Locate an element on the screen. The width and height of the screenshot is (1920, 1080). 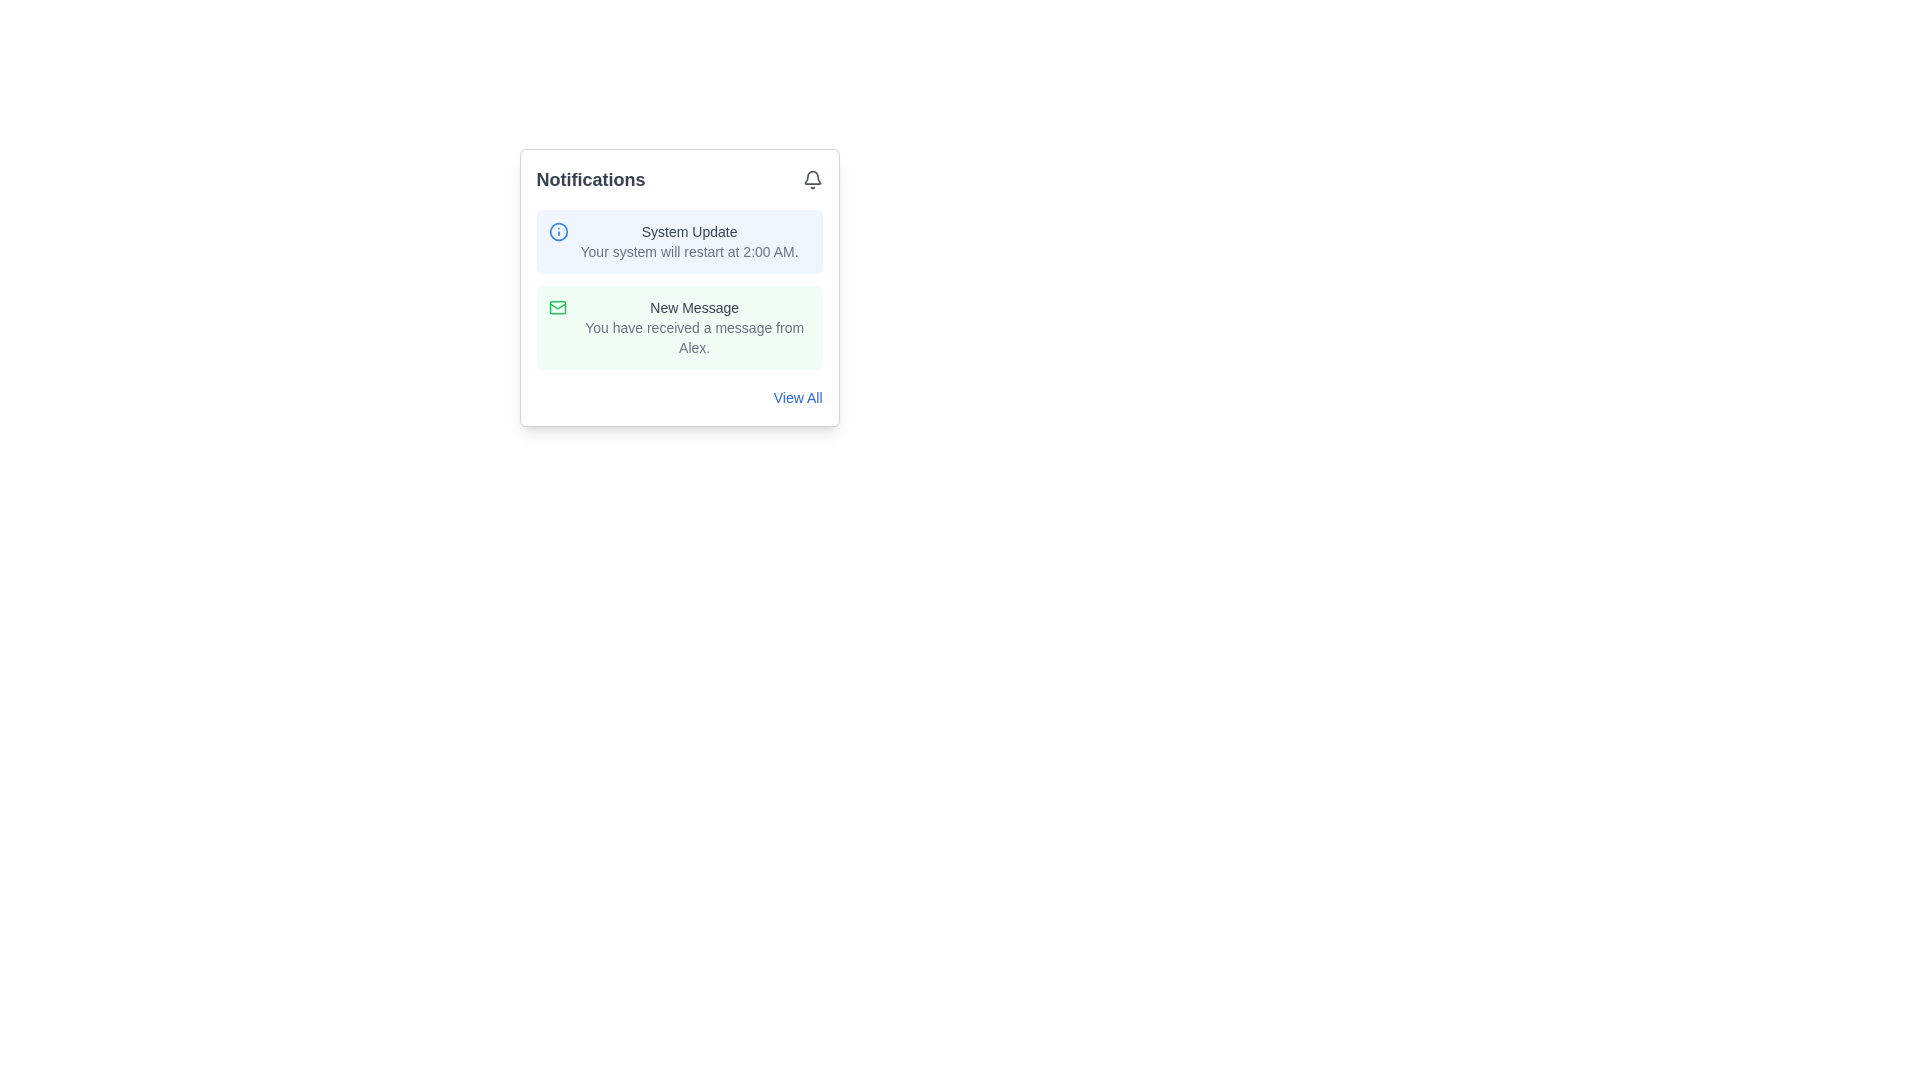
the 'New Message' text label, which is styled in medium gray font within a green notification card, located in the second notification section under the 'Notifications' card is located at coordinates (694, 308).